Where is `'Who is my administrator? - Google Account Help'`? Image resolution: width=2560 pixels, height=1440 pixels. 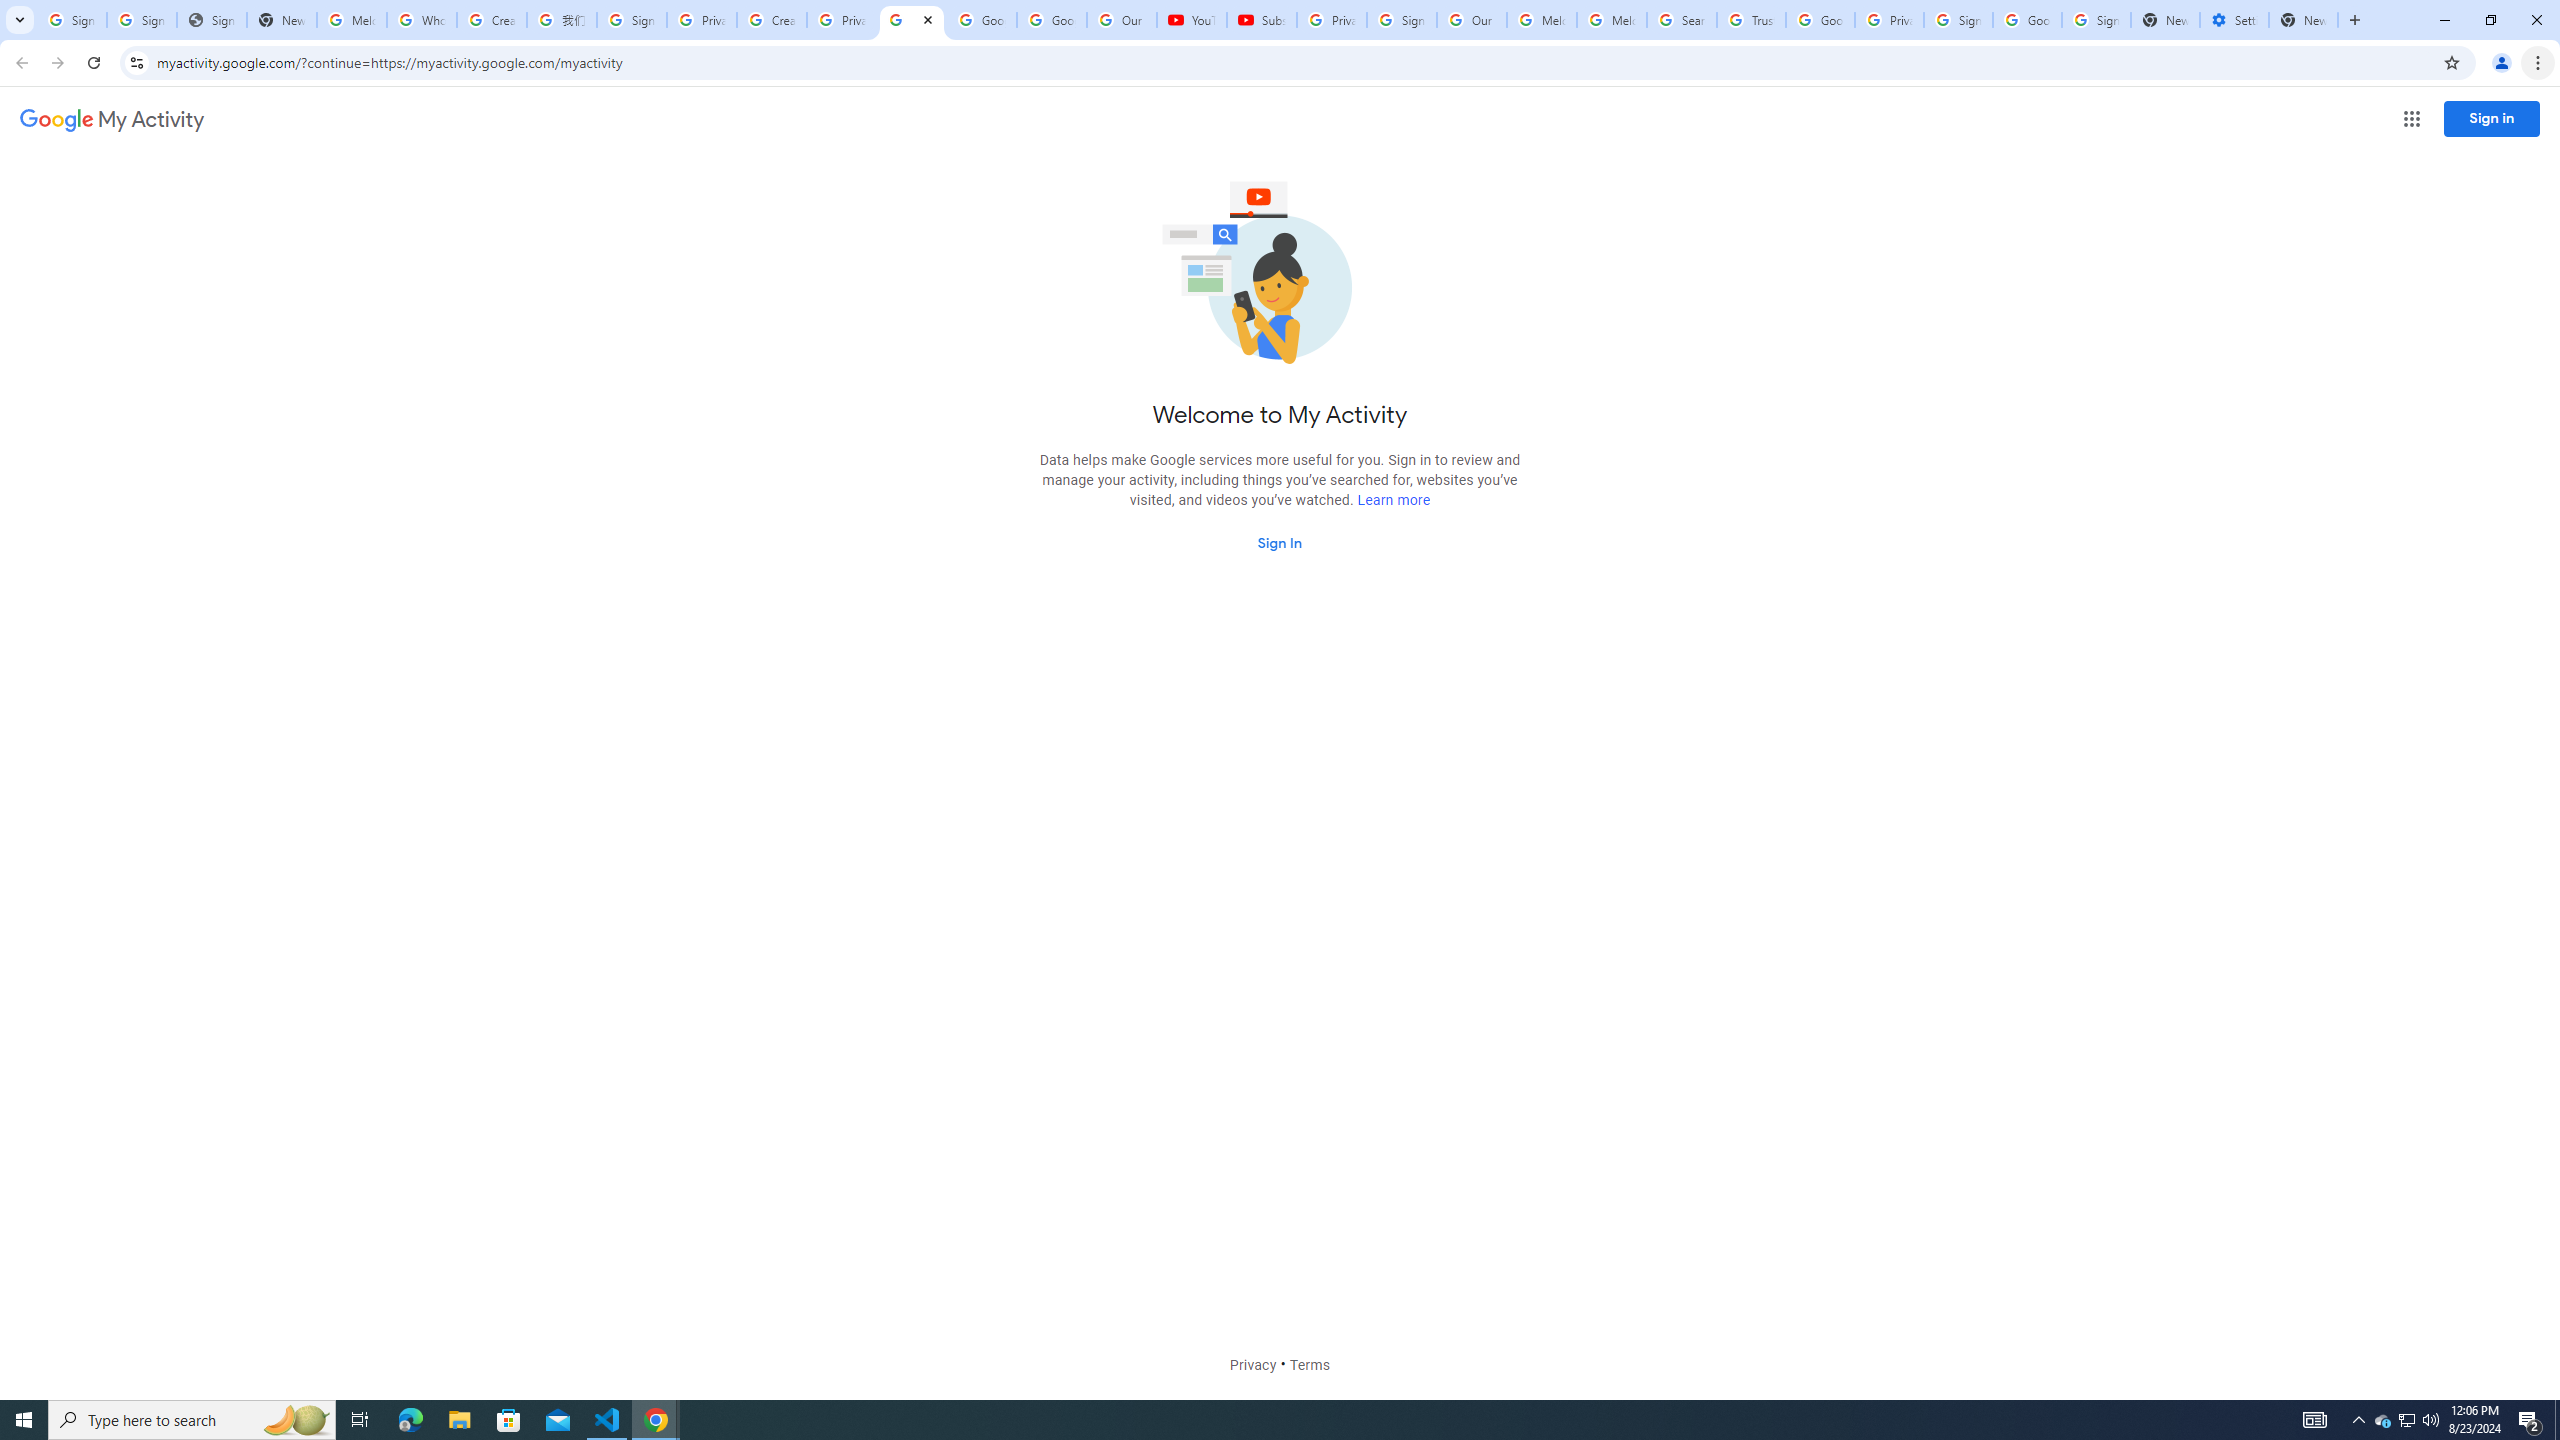
'Who is my administrator? - Google Account Help' is located at coordinates (421, 19).